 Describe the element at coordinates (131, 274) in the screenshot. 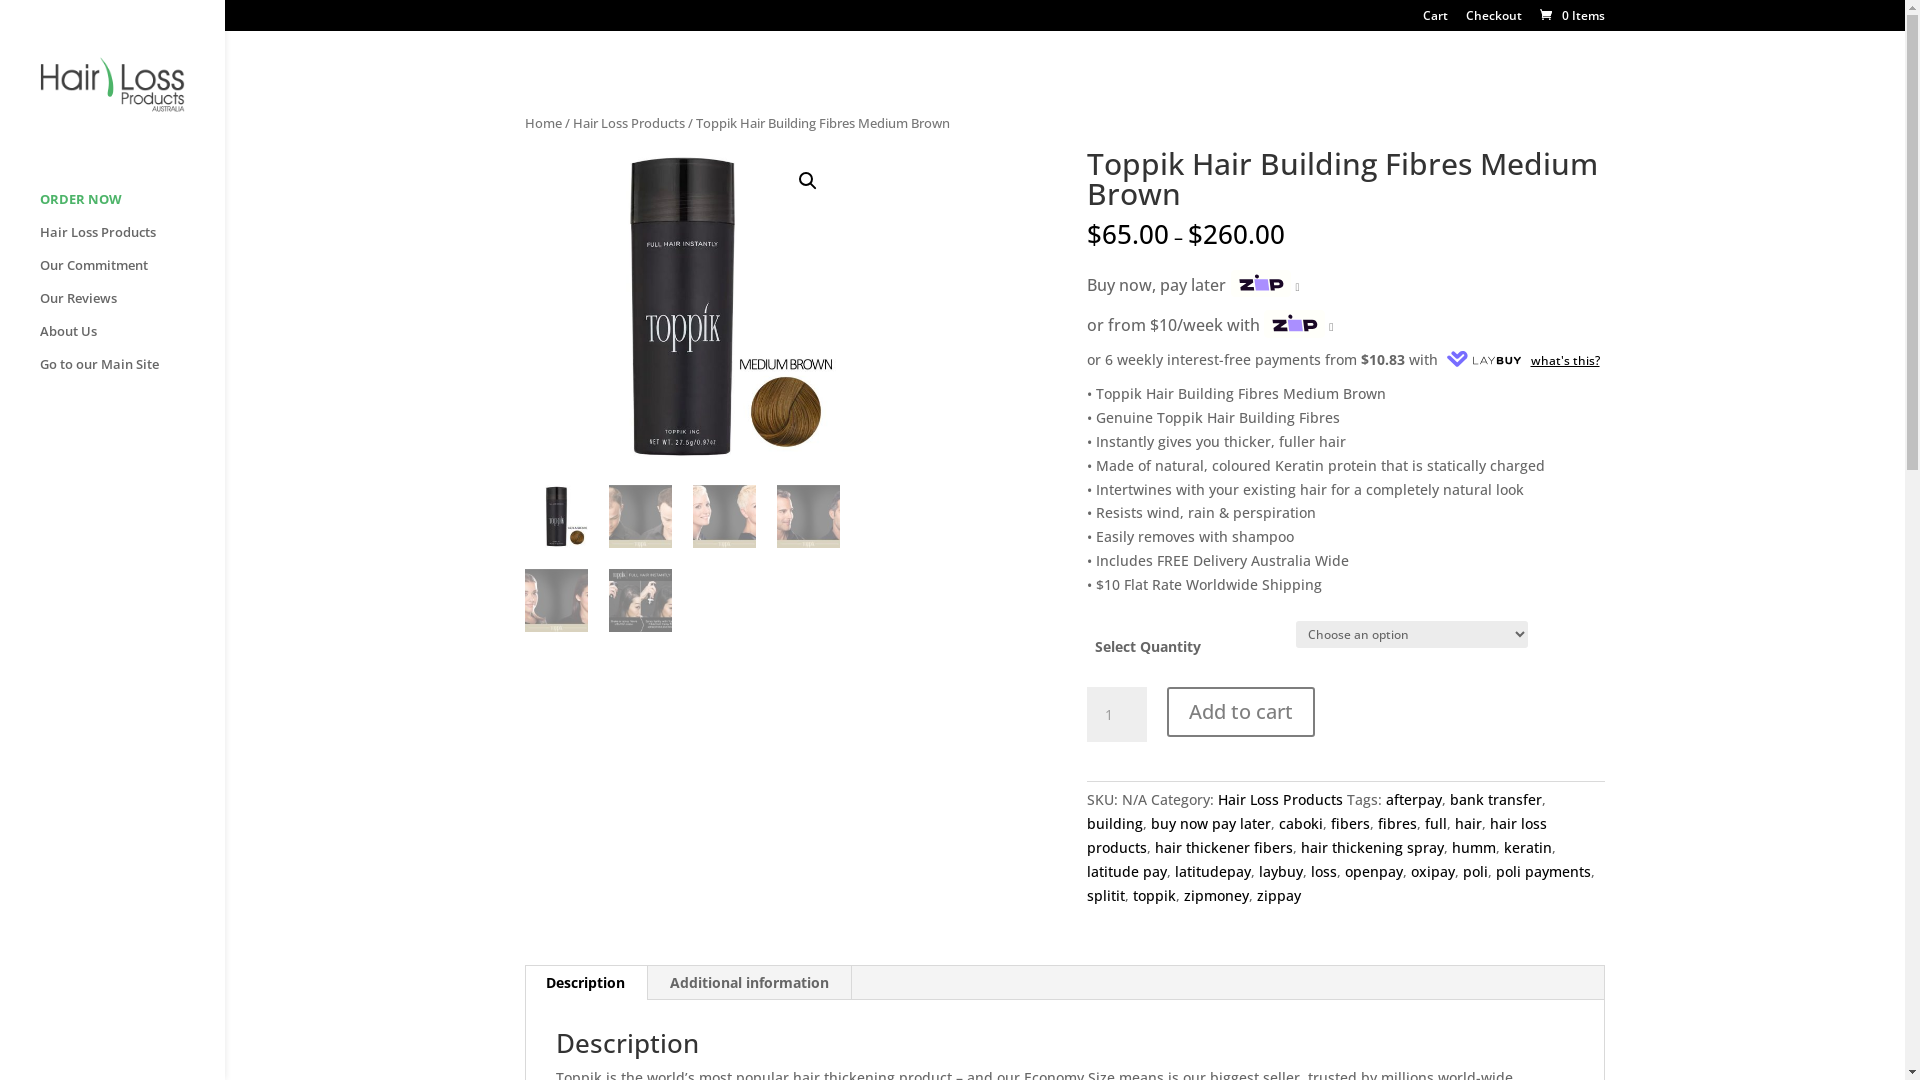

I see `'Our Commitment'` at that location.